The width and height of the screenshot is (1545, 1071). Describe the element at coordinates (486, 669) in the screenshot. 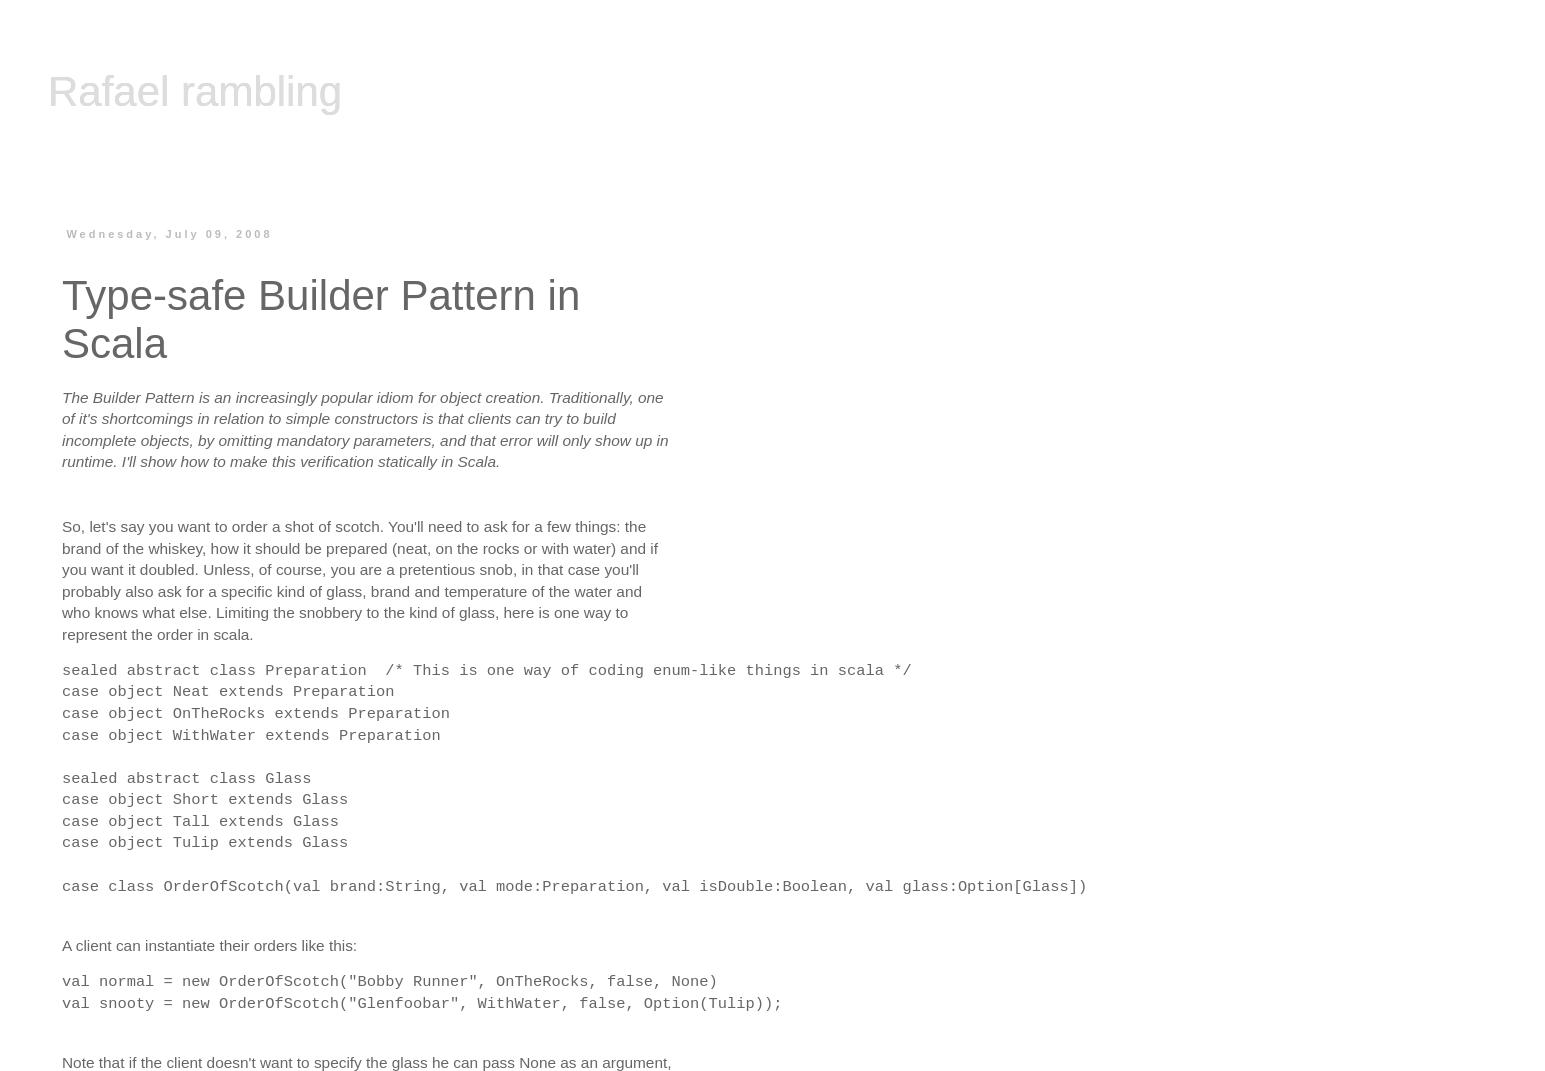

I see `'sealed abstract class Preparation  /* This is one way of coding enum-like things in scala */'` at that location.